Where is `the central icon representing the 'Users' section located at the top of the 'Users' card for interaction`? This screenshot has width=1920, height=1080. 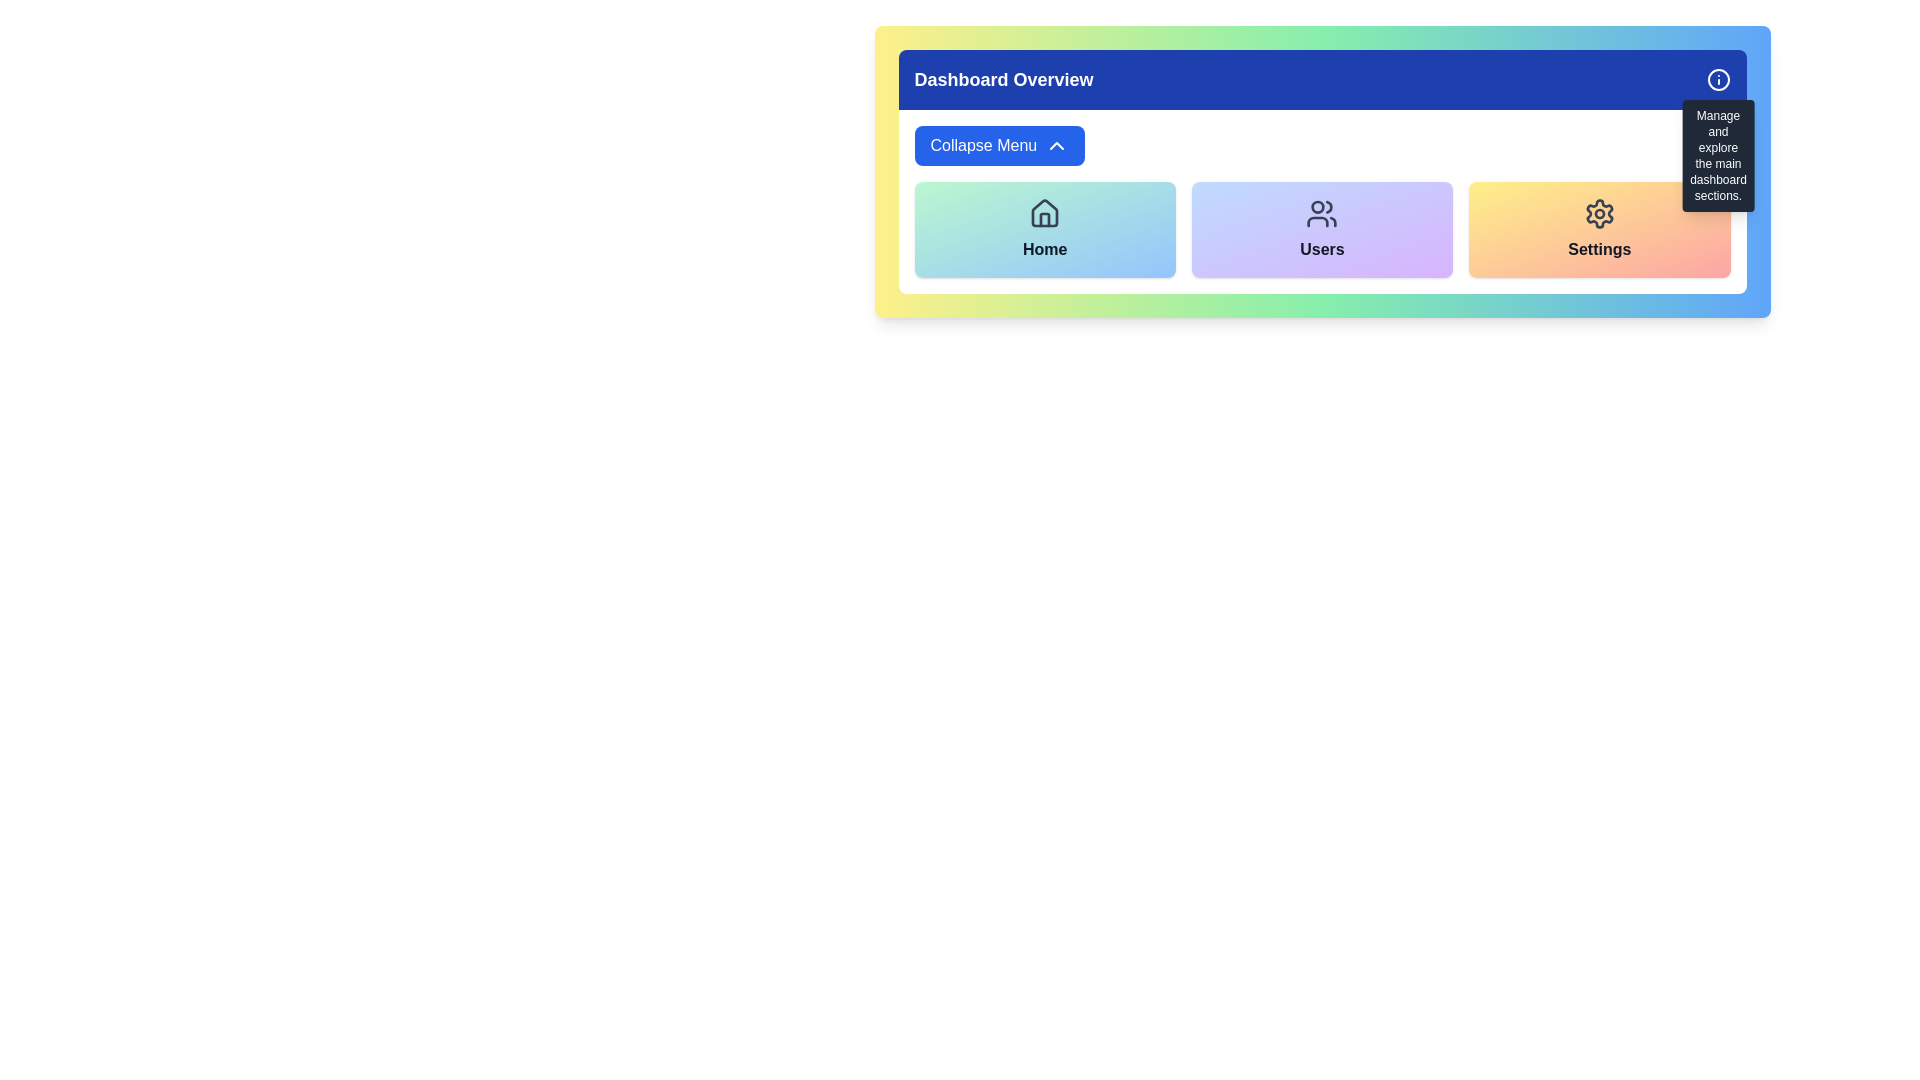 the central icon representing the 'Users' section located at the top of the 'Users' card for interaction is located at coordinates (1322, 213).